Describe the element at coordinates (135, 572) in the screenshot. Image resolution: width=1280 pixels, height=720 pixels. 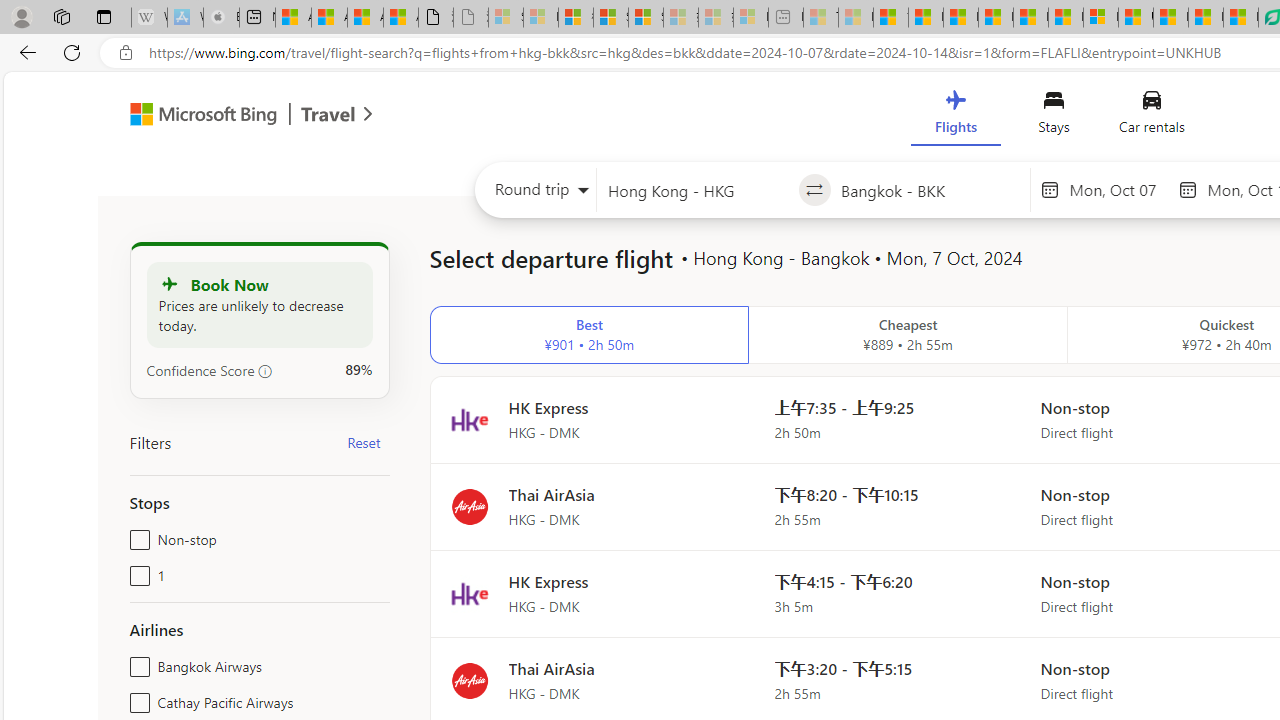
I see `'1'` at that location.